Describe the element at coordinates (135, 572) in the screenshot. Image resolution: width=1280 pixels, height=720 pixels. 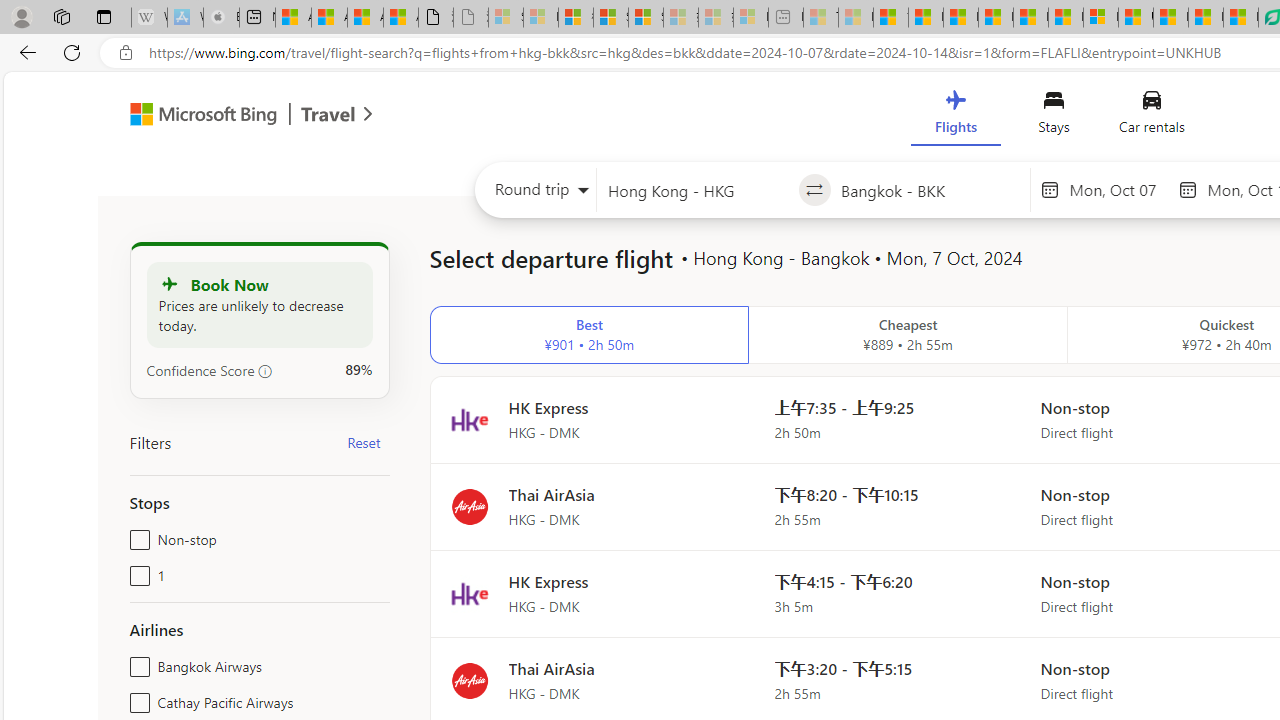
I see `'1'` at that location.